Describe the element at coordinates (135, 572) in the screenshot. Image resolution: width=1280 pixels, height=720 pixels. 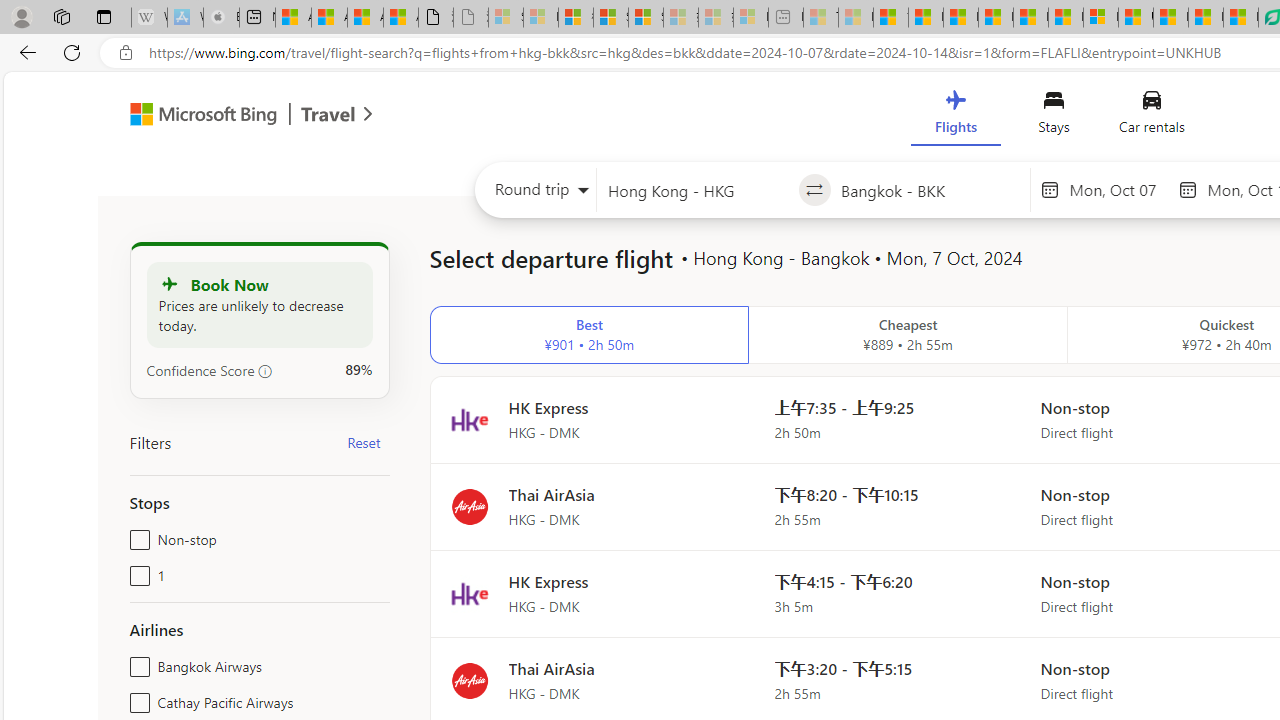
I see `'1'` at that location.